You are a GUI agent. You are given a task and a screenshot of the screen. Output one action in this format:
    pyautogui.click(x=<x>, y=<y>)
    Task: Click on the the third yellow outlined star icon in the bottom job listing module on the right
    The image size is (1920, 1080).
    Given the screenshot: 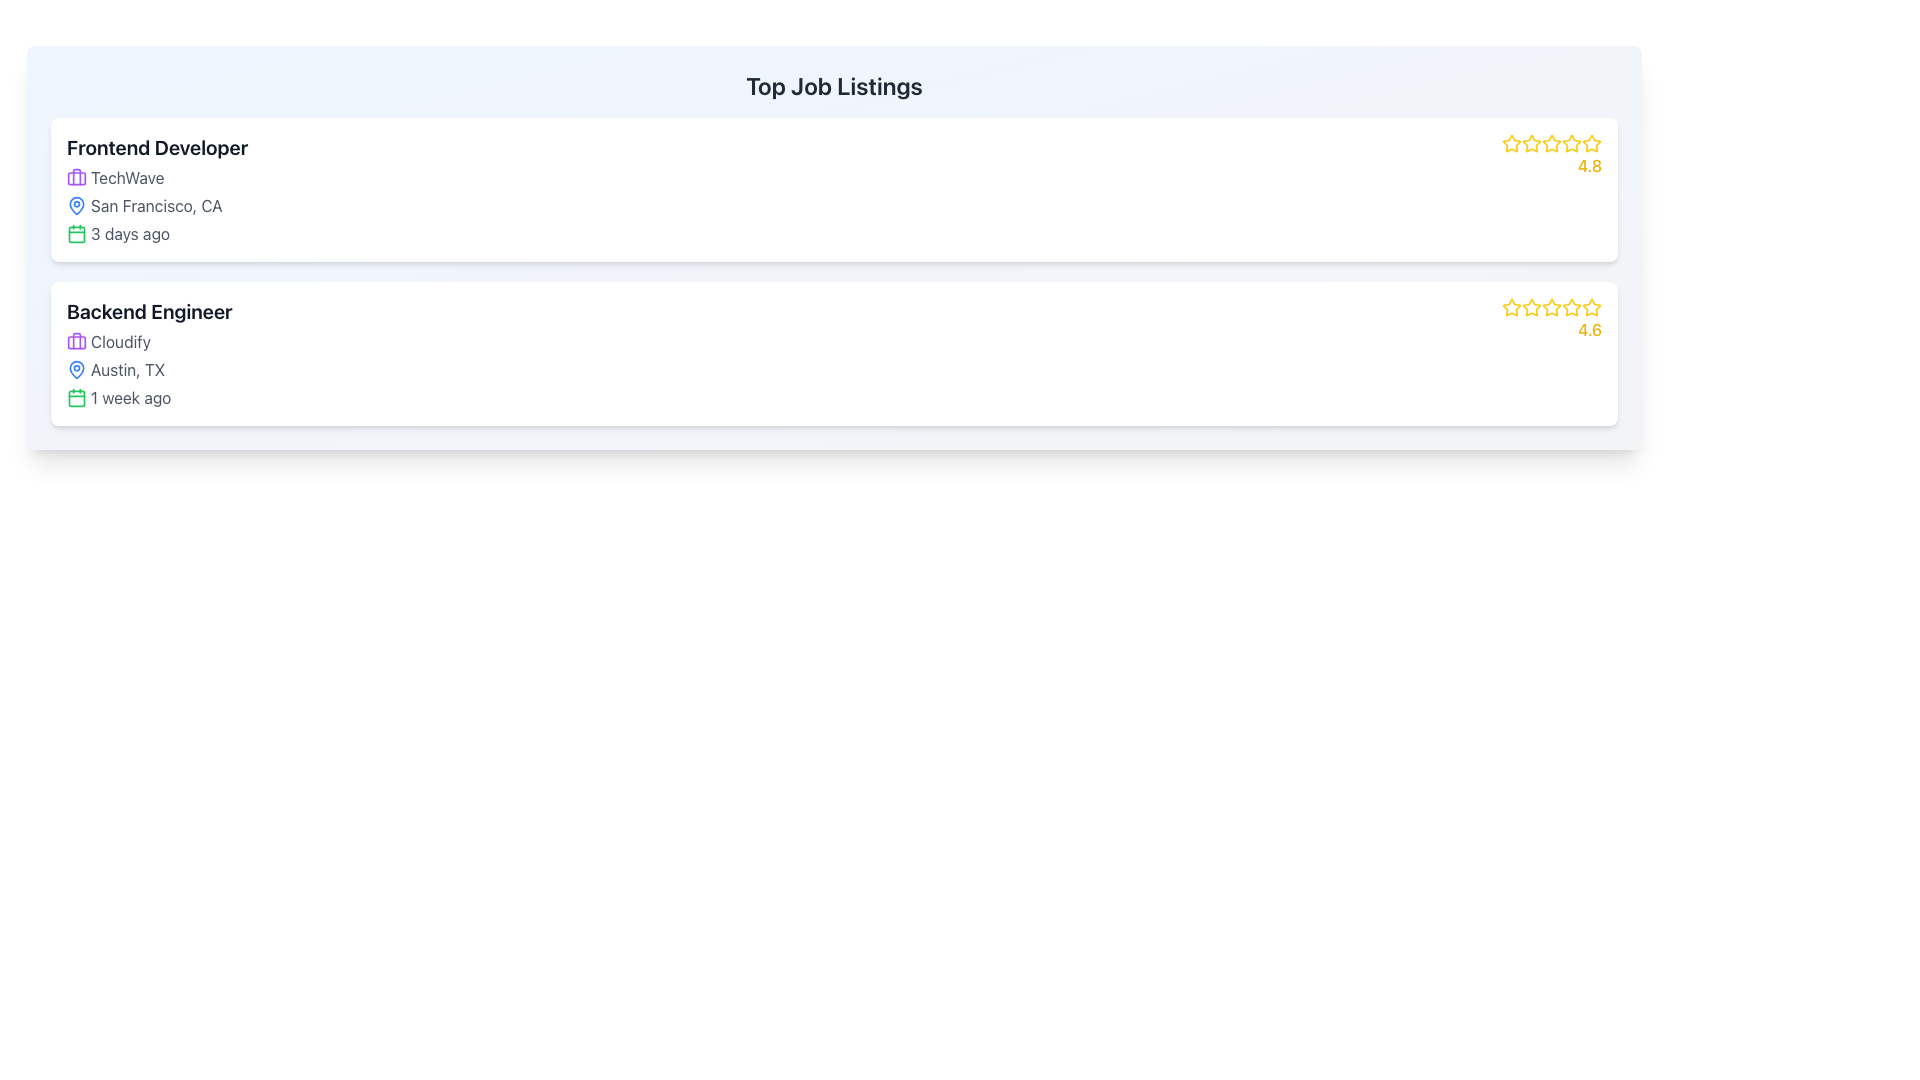 What is the action you would take?
    pyautogui.click(x=1550, y=308)
    